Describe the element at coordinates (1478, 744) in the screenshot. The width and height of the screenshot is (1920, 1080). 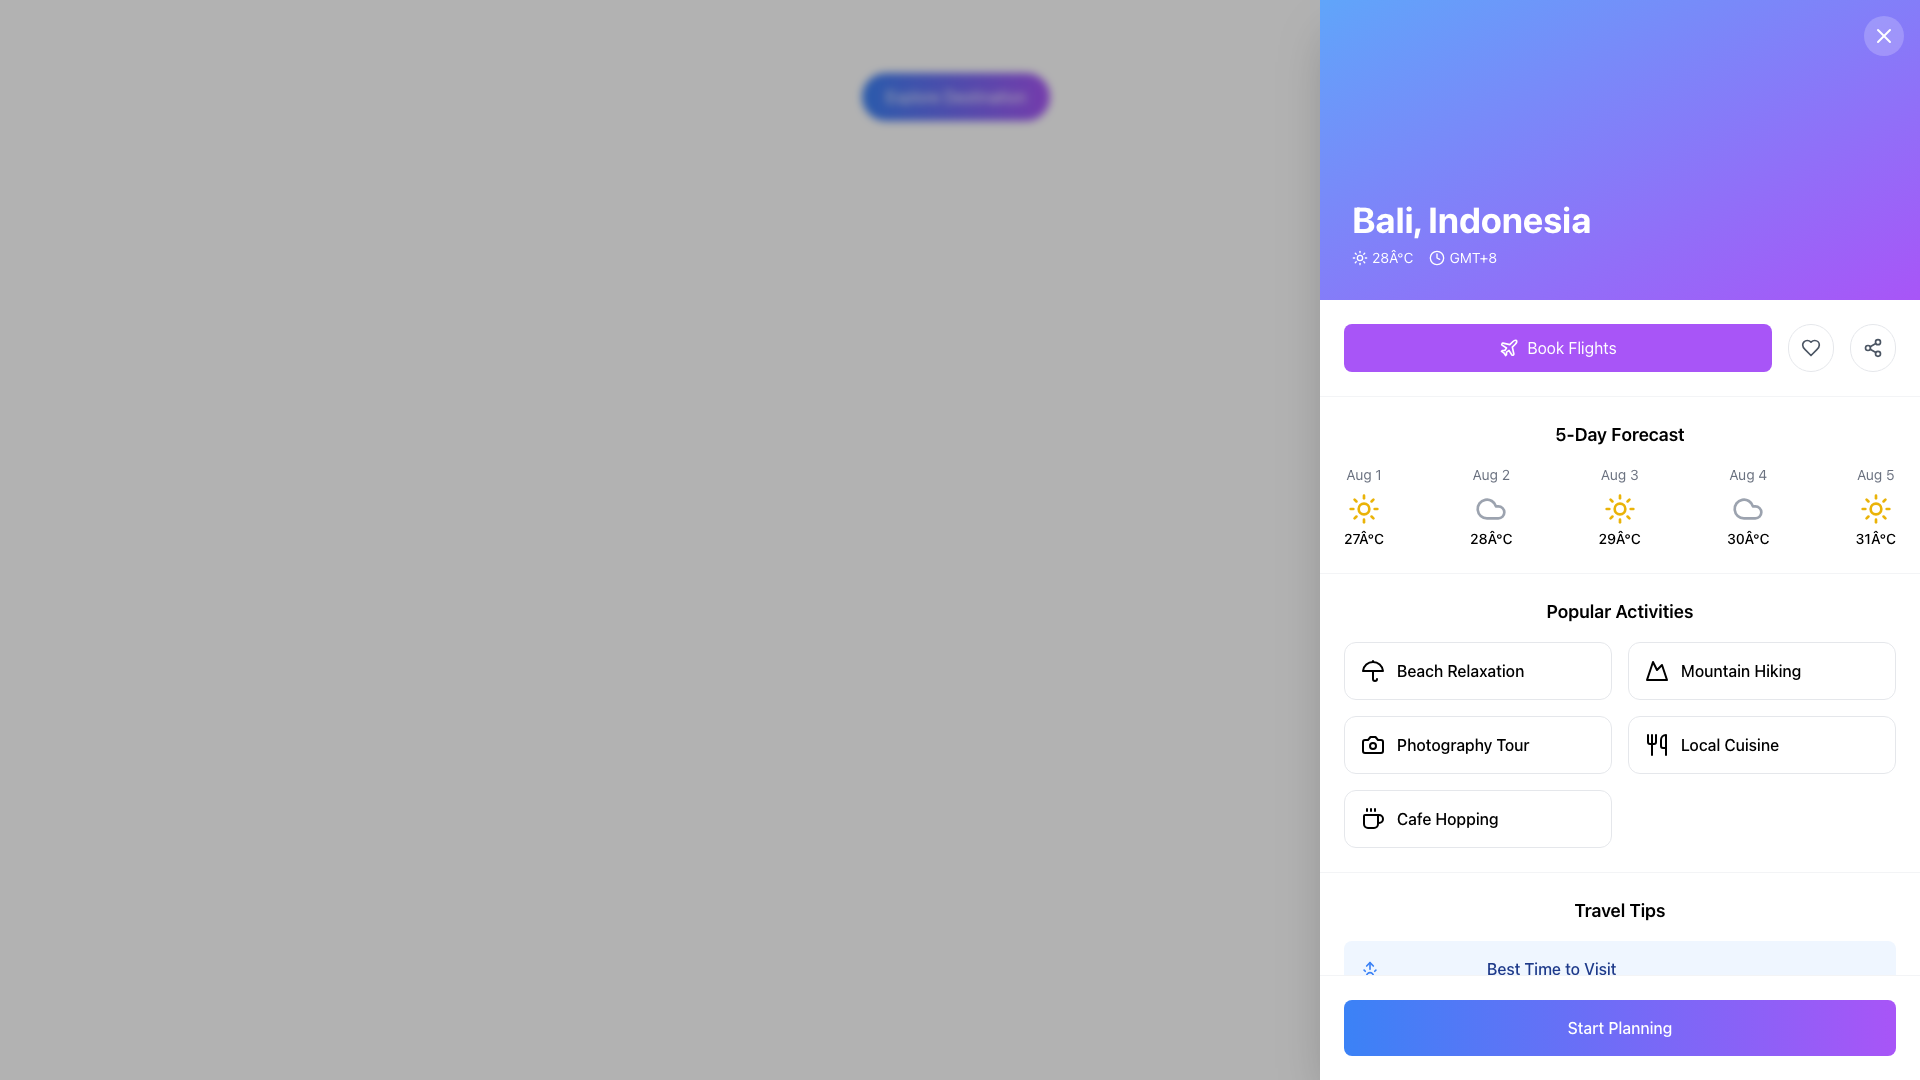
I see `the third interactive card` at that location.